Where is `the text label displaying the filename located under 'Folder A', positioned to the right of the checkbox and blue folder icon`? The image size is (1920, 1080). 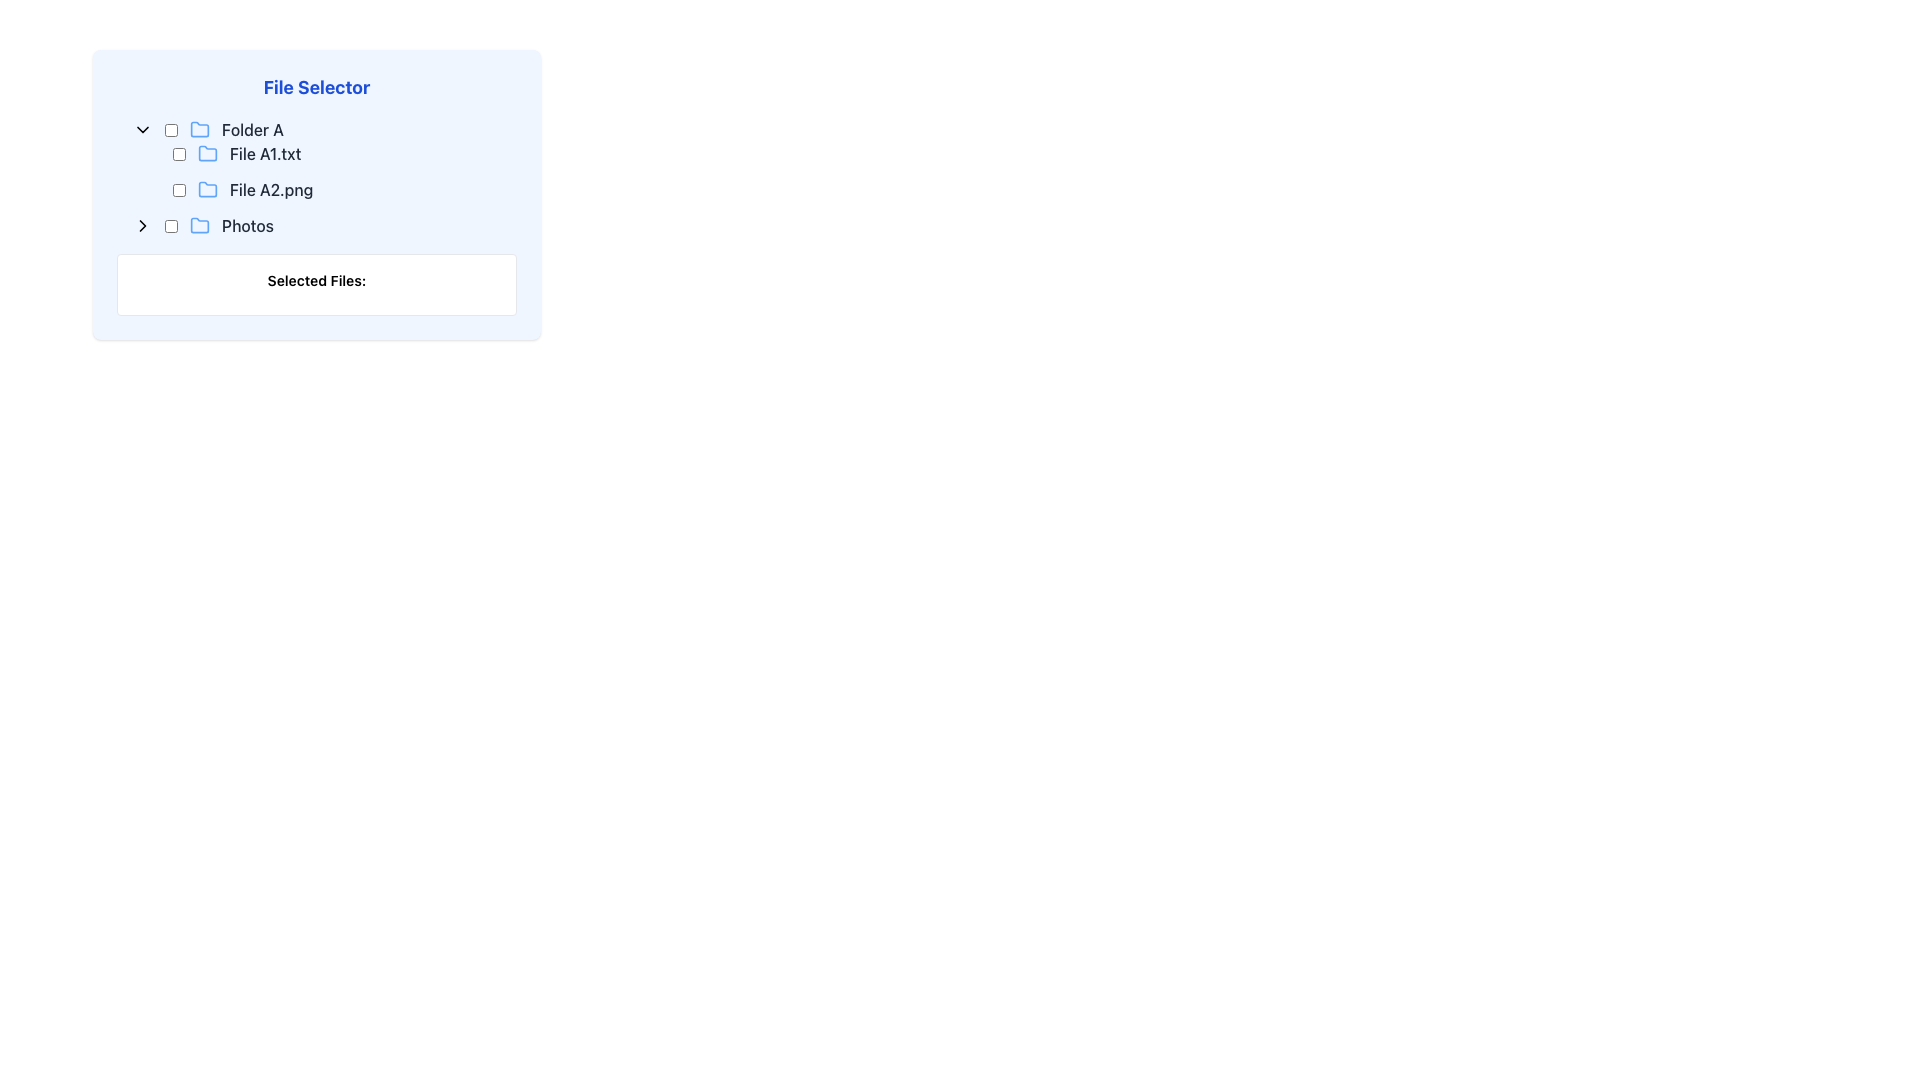
the text label displaying the filename located under 'Folder A', positioned to the right of the checkbox and blue folder icon is located at coordinates (264, 153).